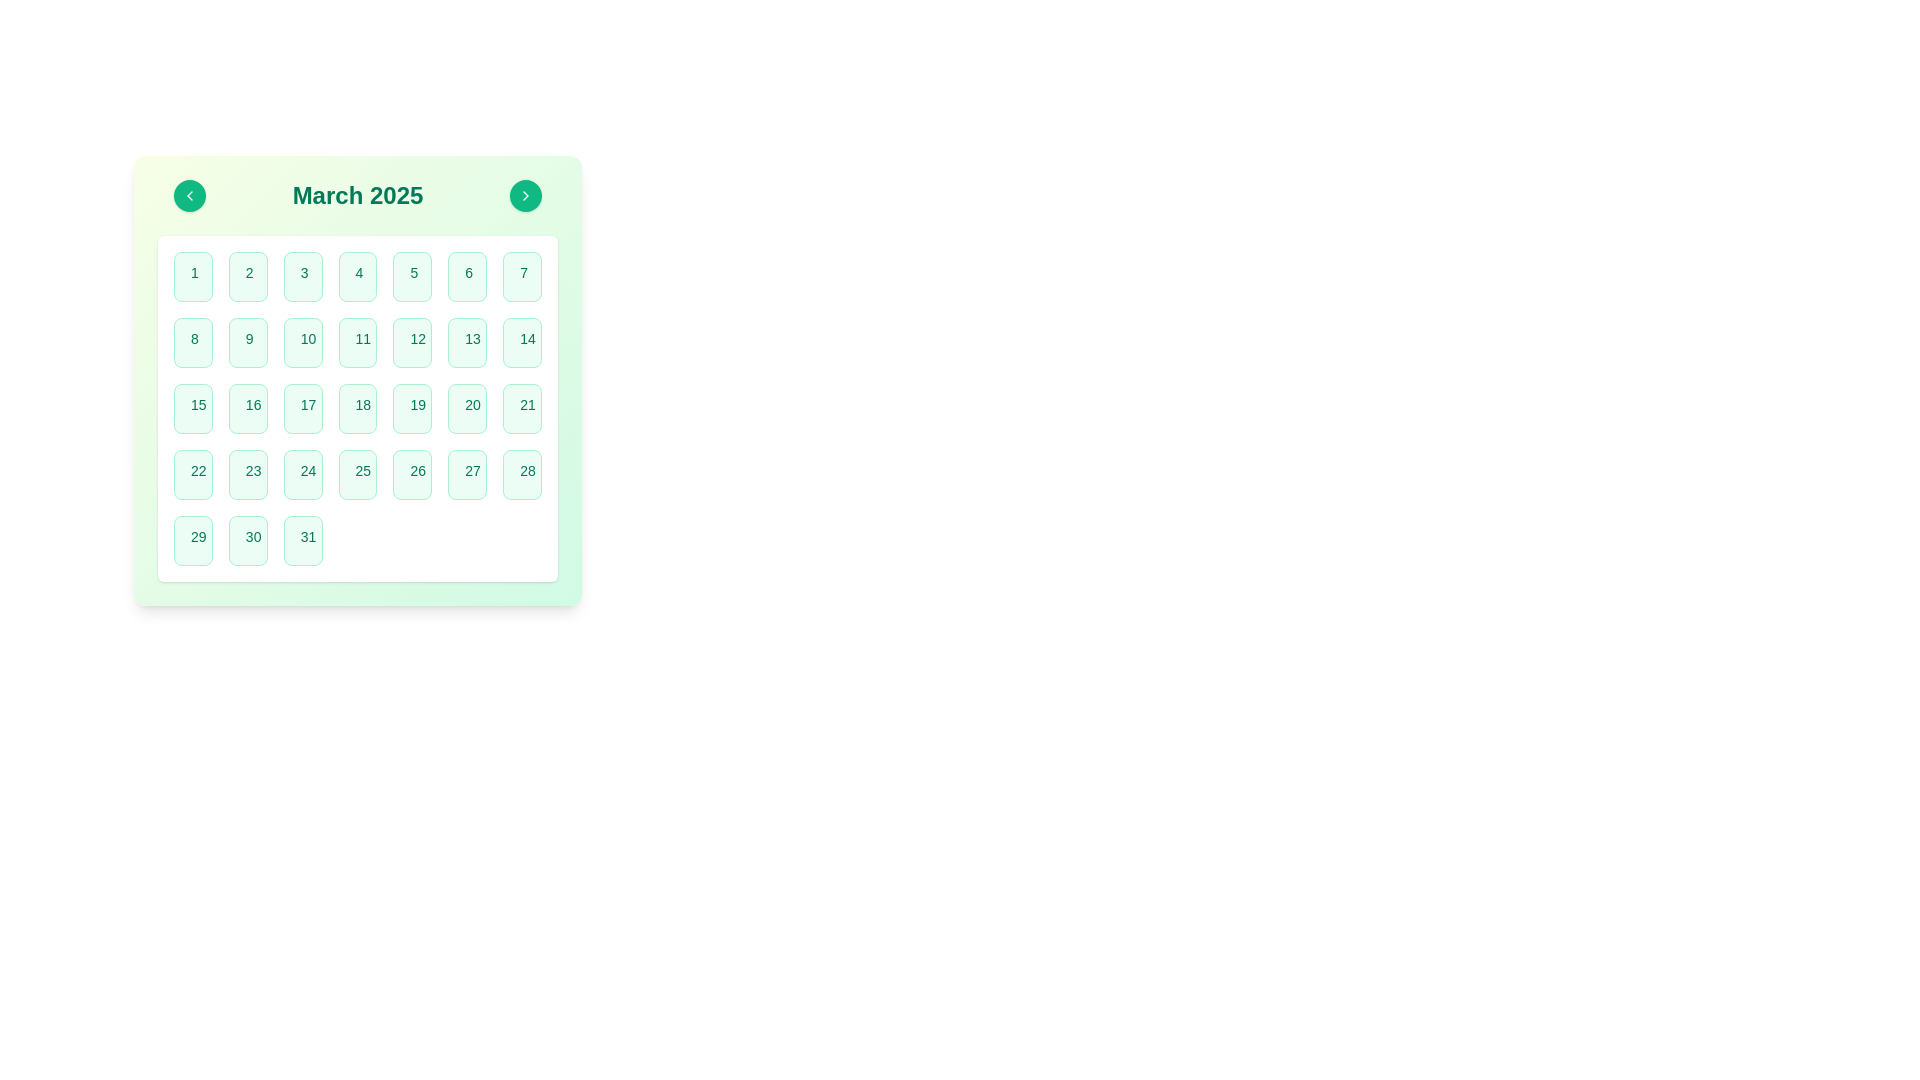 This screenshot has width=1920, height=1080. What do you see at coordinates (468, 273) in the screenshot?
I see `the Text component representing the date '6' in the calendar interface for March 2025` at bounding box center [468, 273].